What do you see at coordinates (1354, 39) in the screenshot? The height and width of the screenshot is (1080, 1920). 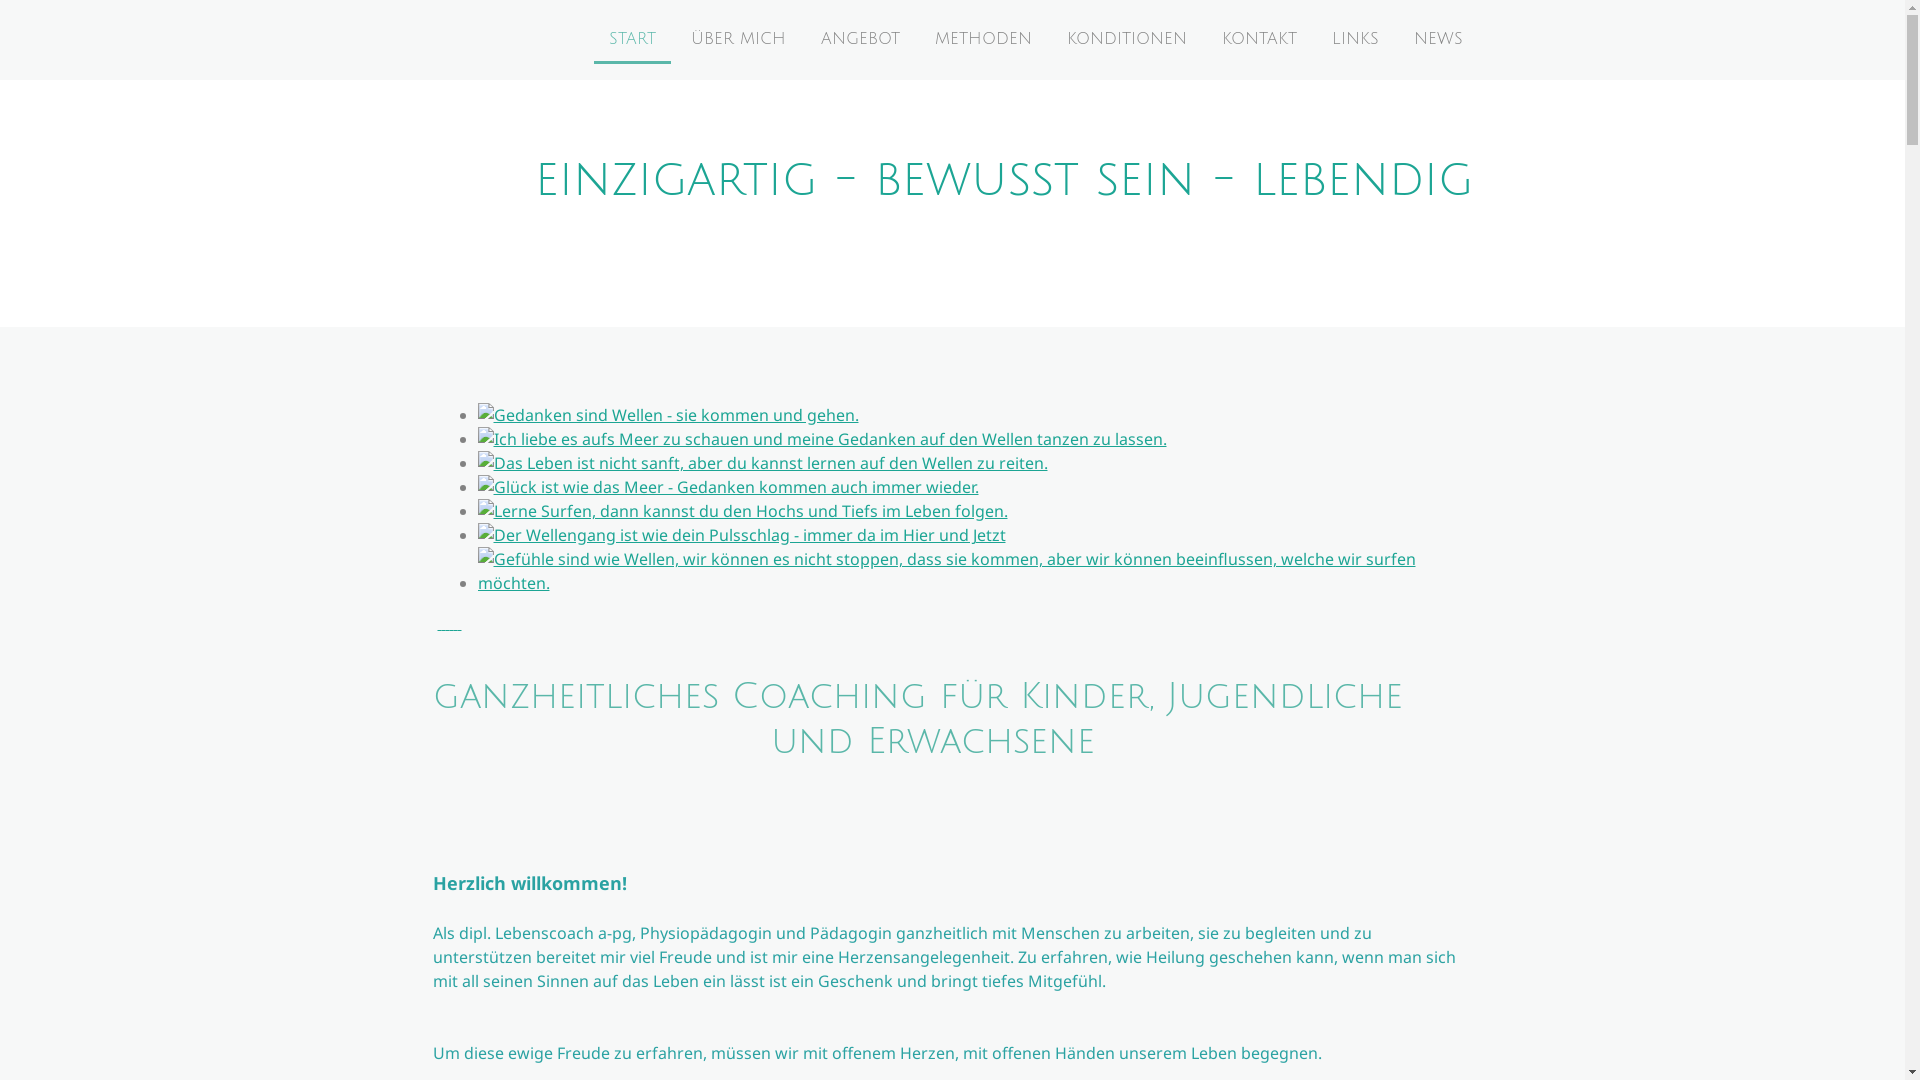 I see `'LINKS'` at bounding box center [1354, 39].